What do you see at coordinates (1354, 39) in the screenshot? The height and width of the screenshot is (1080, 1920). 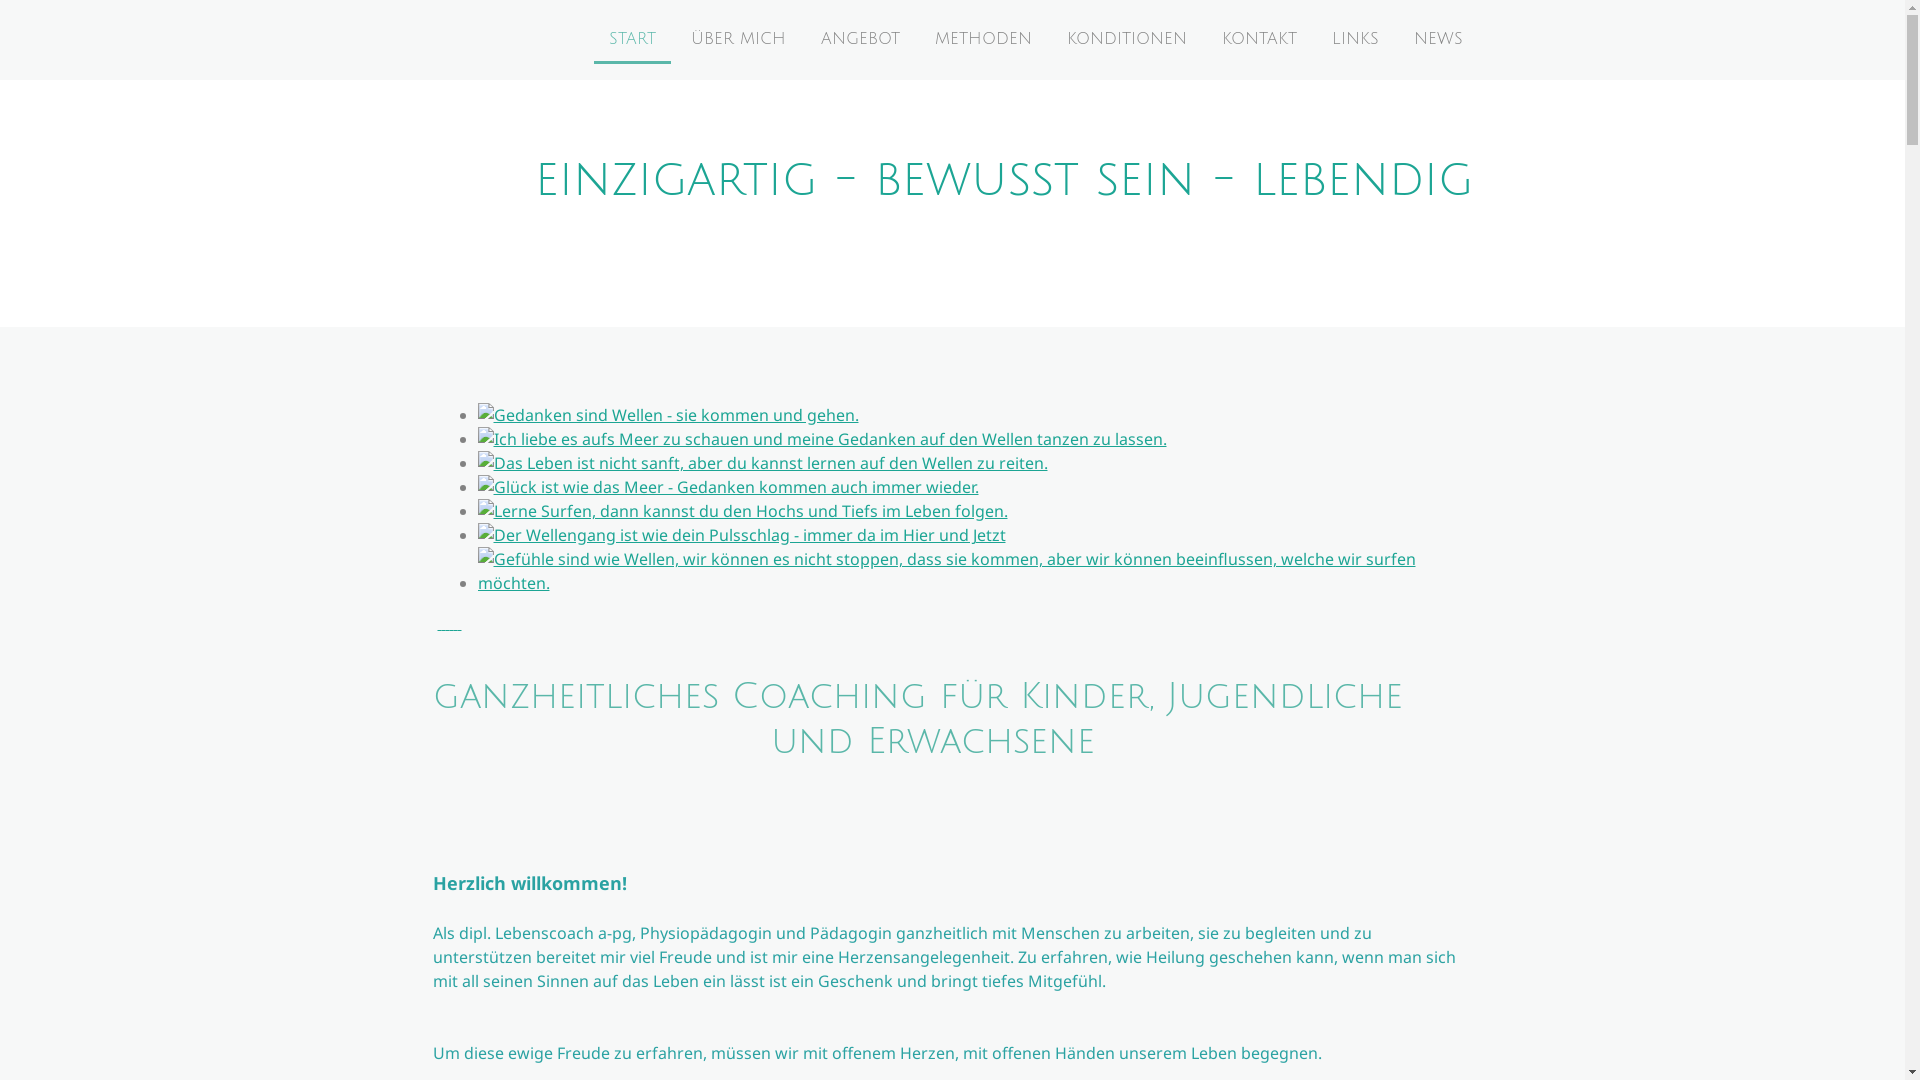 I see `'LINKS'` at bounding box center [1354, 39].